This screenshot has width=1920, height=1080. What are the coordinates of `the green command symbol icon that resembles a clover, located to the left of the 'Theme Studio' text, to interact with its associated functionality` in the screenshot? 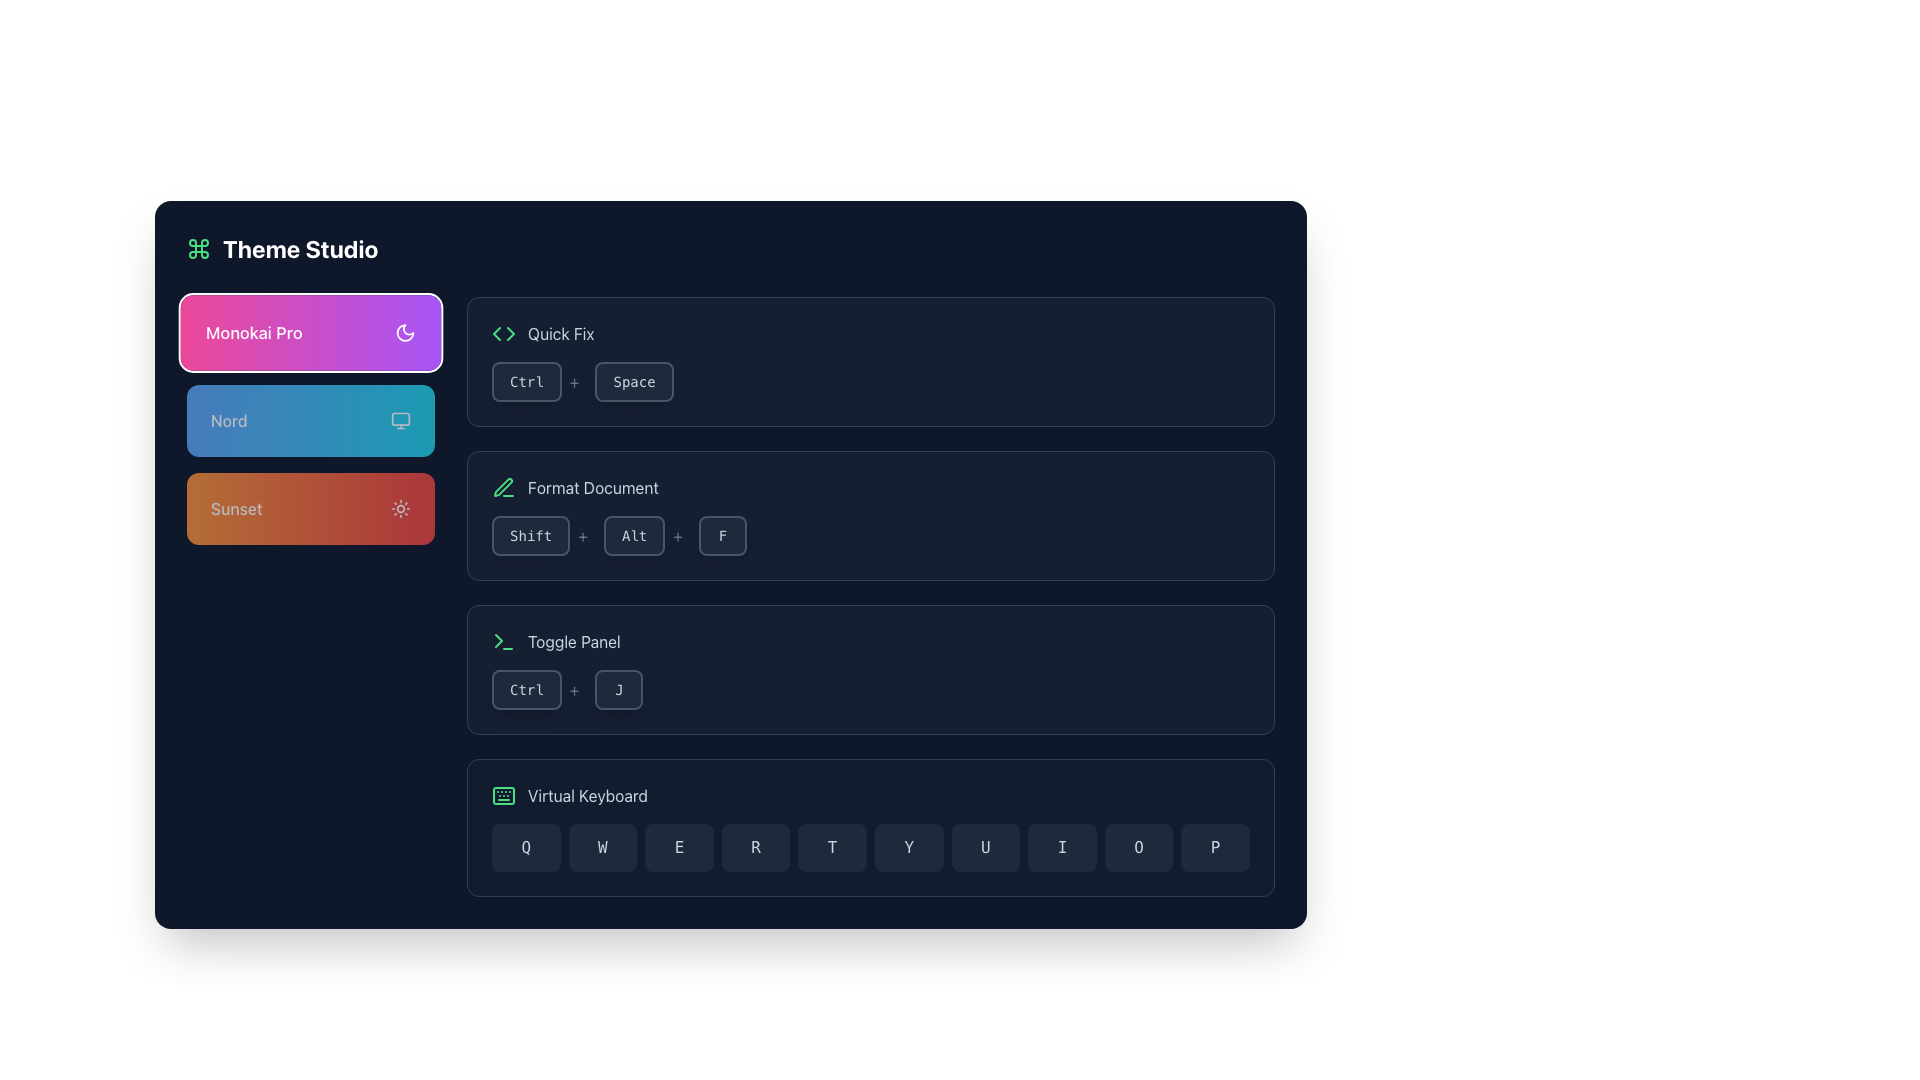 It's located at (198, 248).